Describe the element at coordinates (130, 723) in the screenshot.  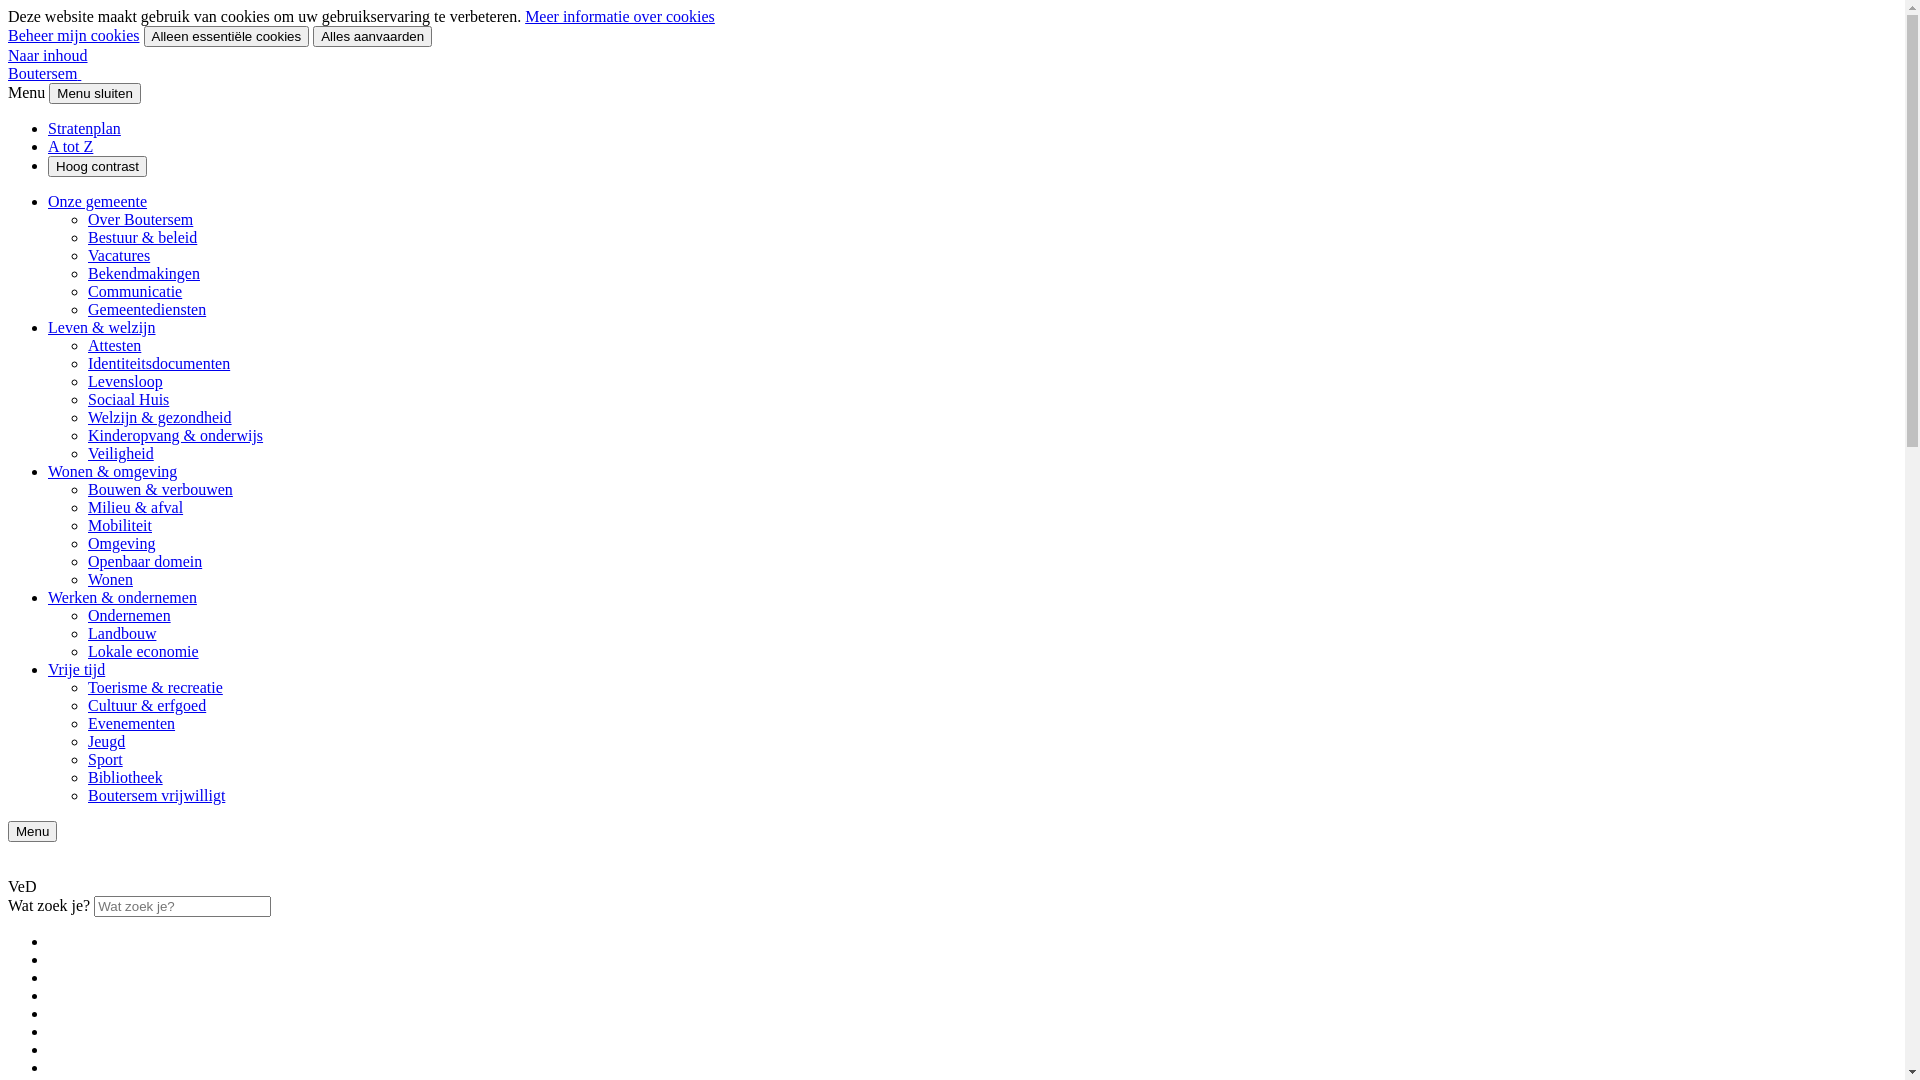
I see `'Evenementen'` at that location.